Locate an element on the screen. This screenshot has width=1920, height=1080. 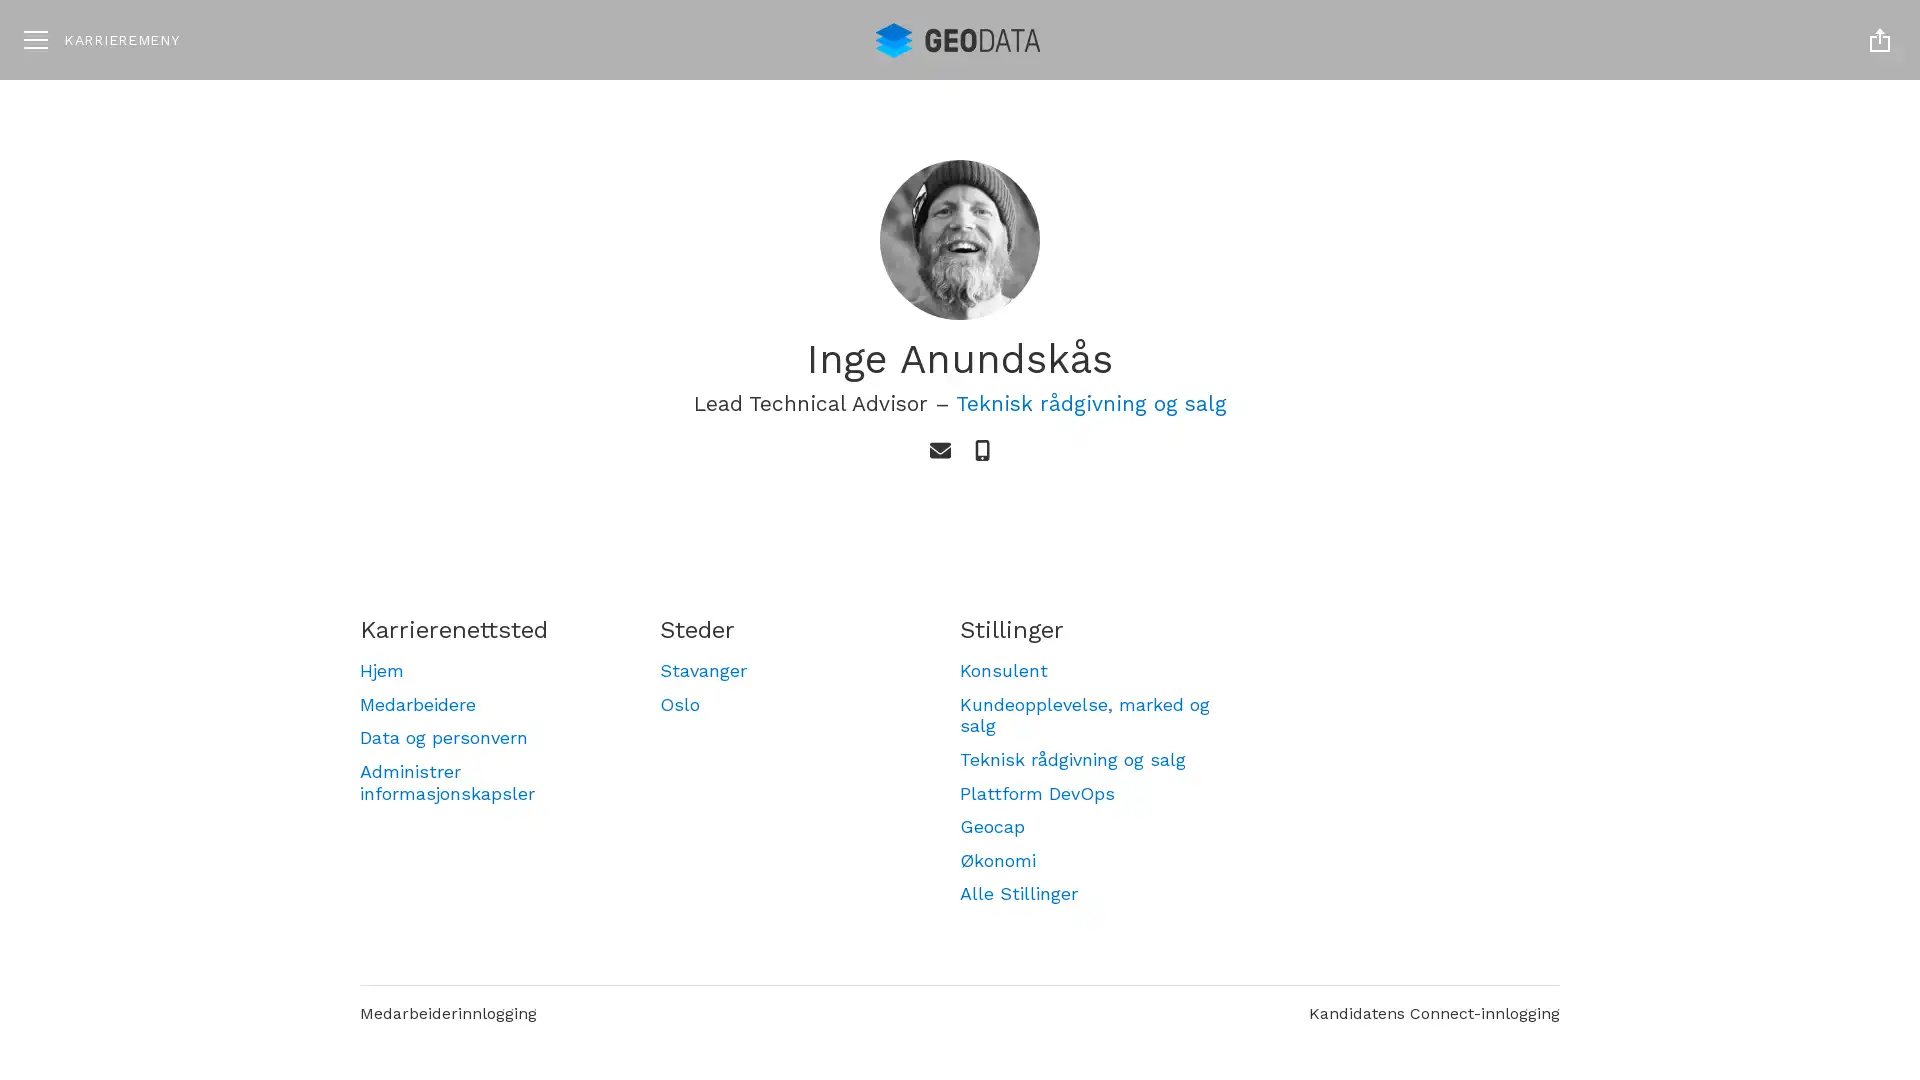
Telefon is located at coordinates (982, 451).